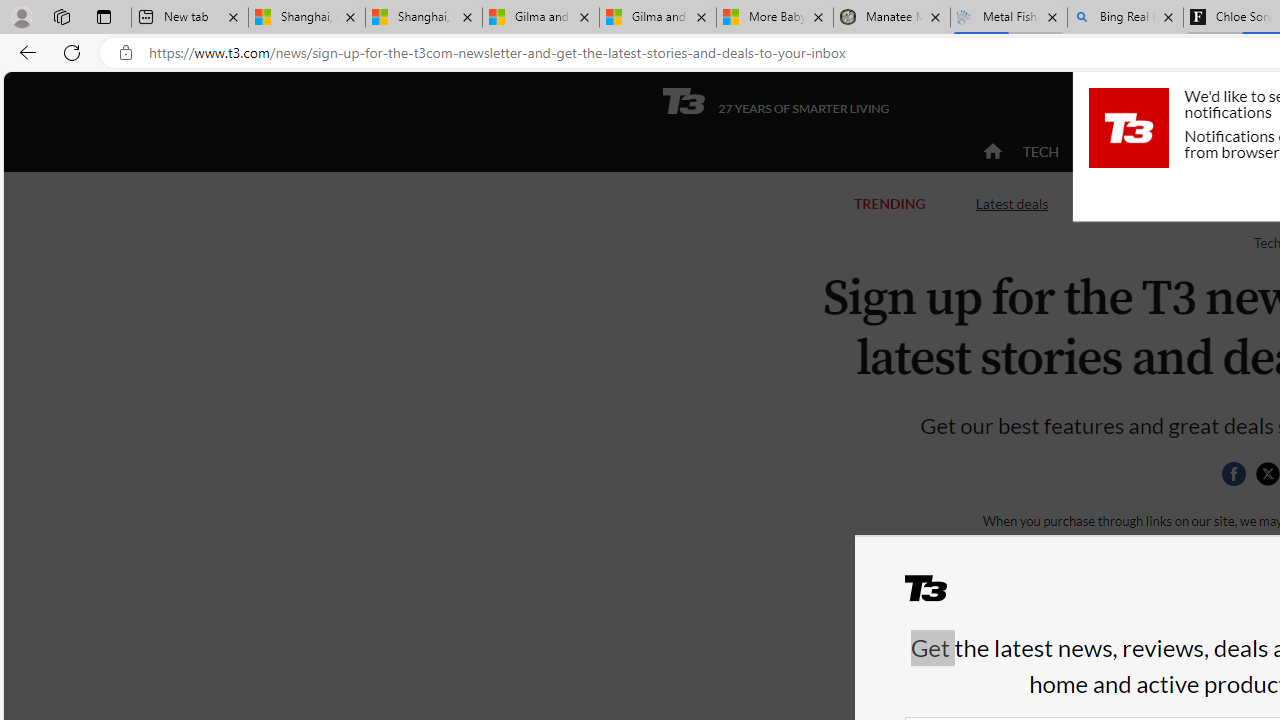 The height and width of the screenshot is (720, 1280). Describe the element at coordinates (1124, 150) in the screenshot. I see `'ACTIVE'` at that location.